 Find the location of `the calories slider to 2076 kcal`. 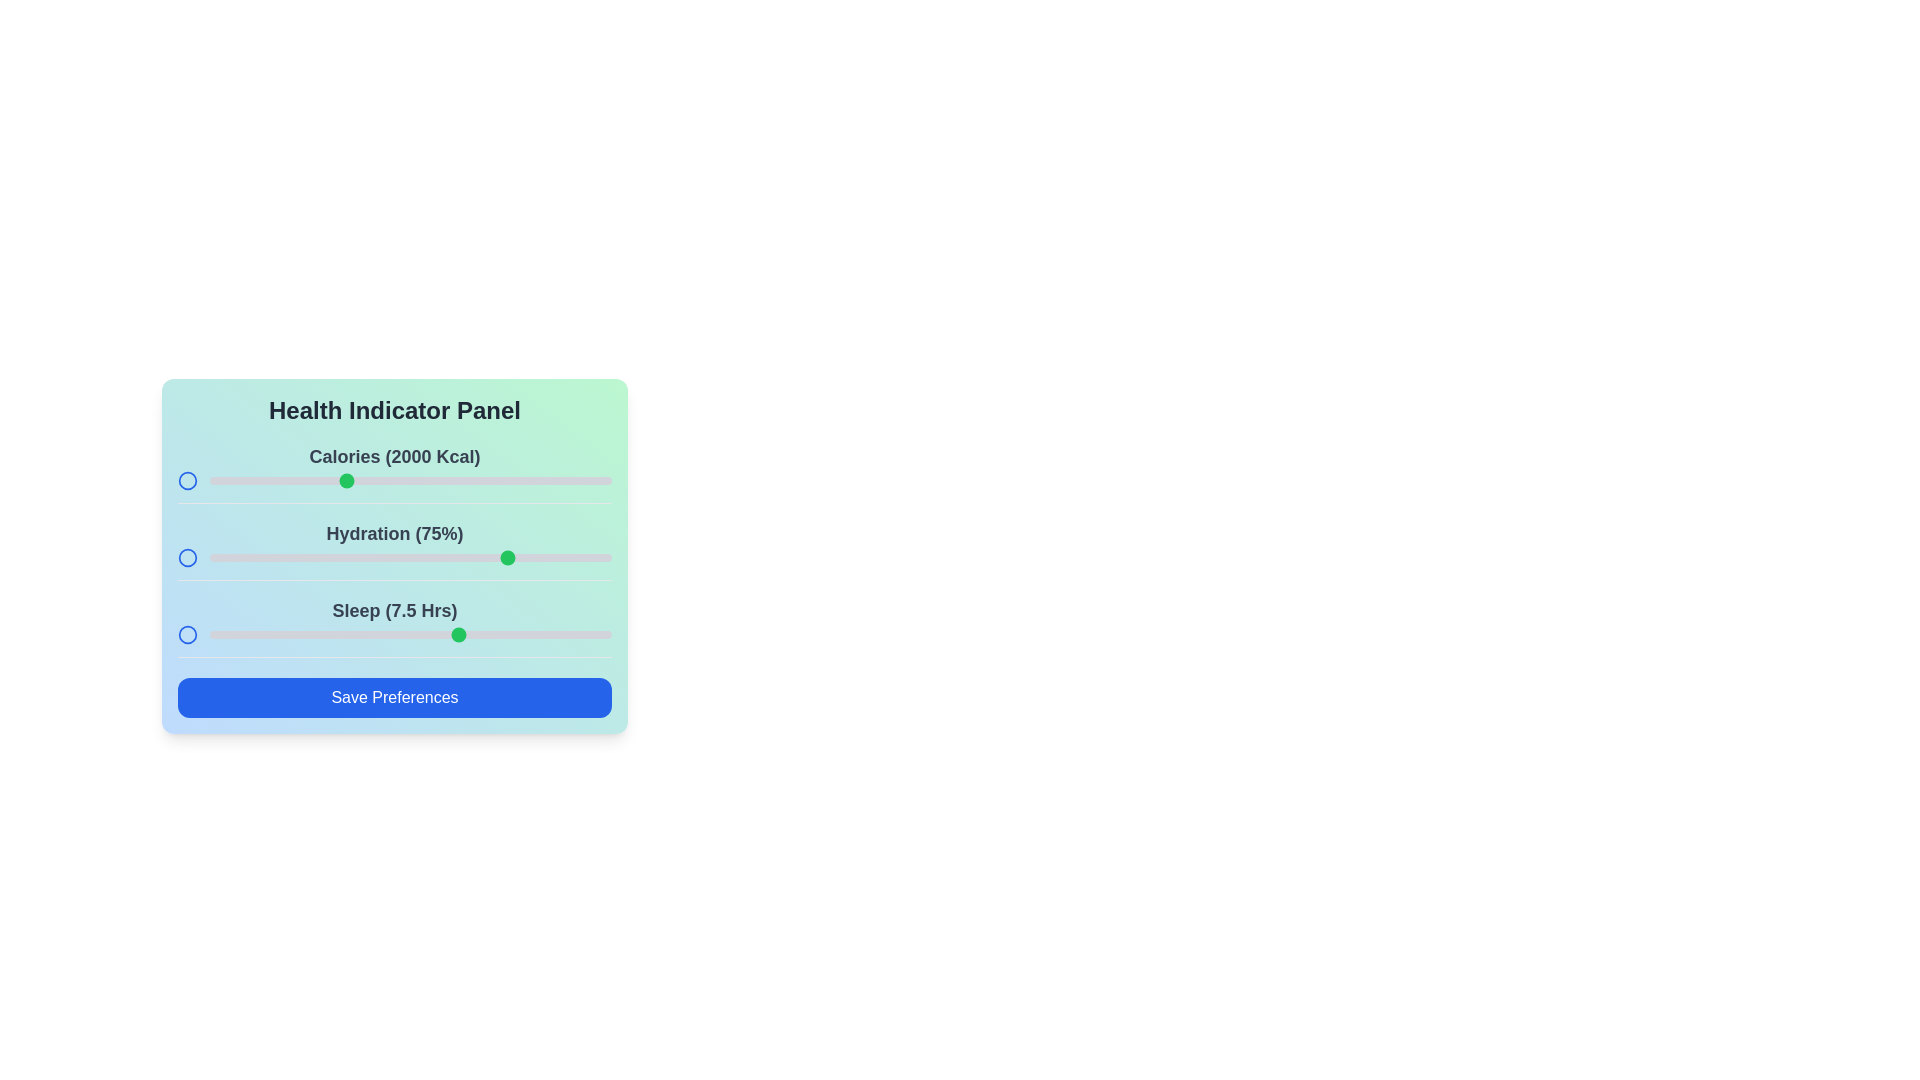

the calories slider to 2076 kcal is located at coordinates (364, 481).